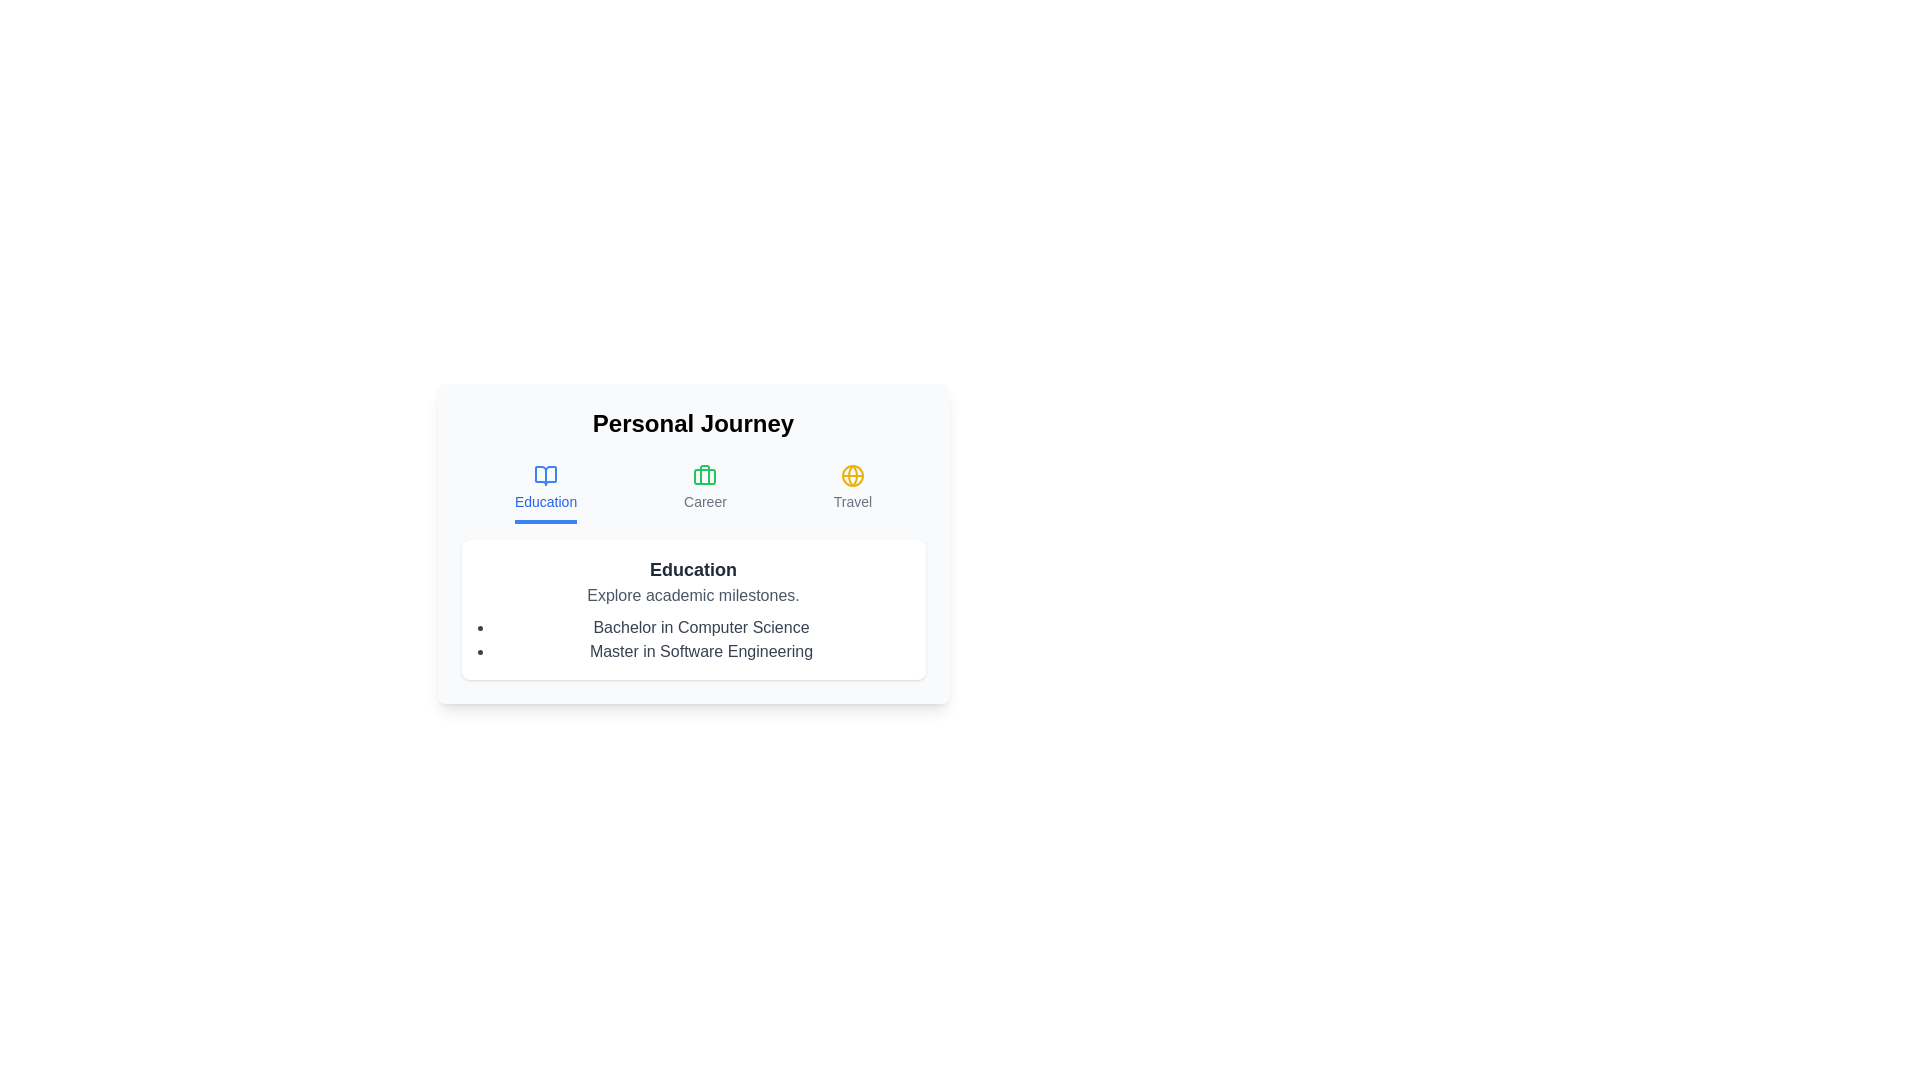 Image resolution: width=1920 pixels, height=1080 pixels. I want to click on text label indicating the educational qualification, which denotes a Master's degree in Software Engineering, located below 'Bachelor in Computer Science' in the 'Education' section, so click(701, 651).